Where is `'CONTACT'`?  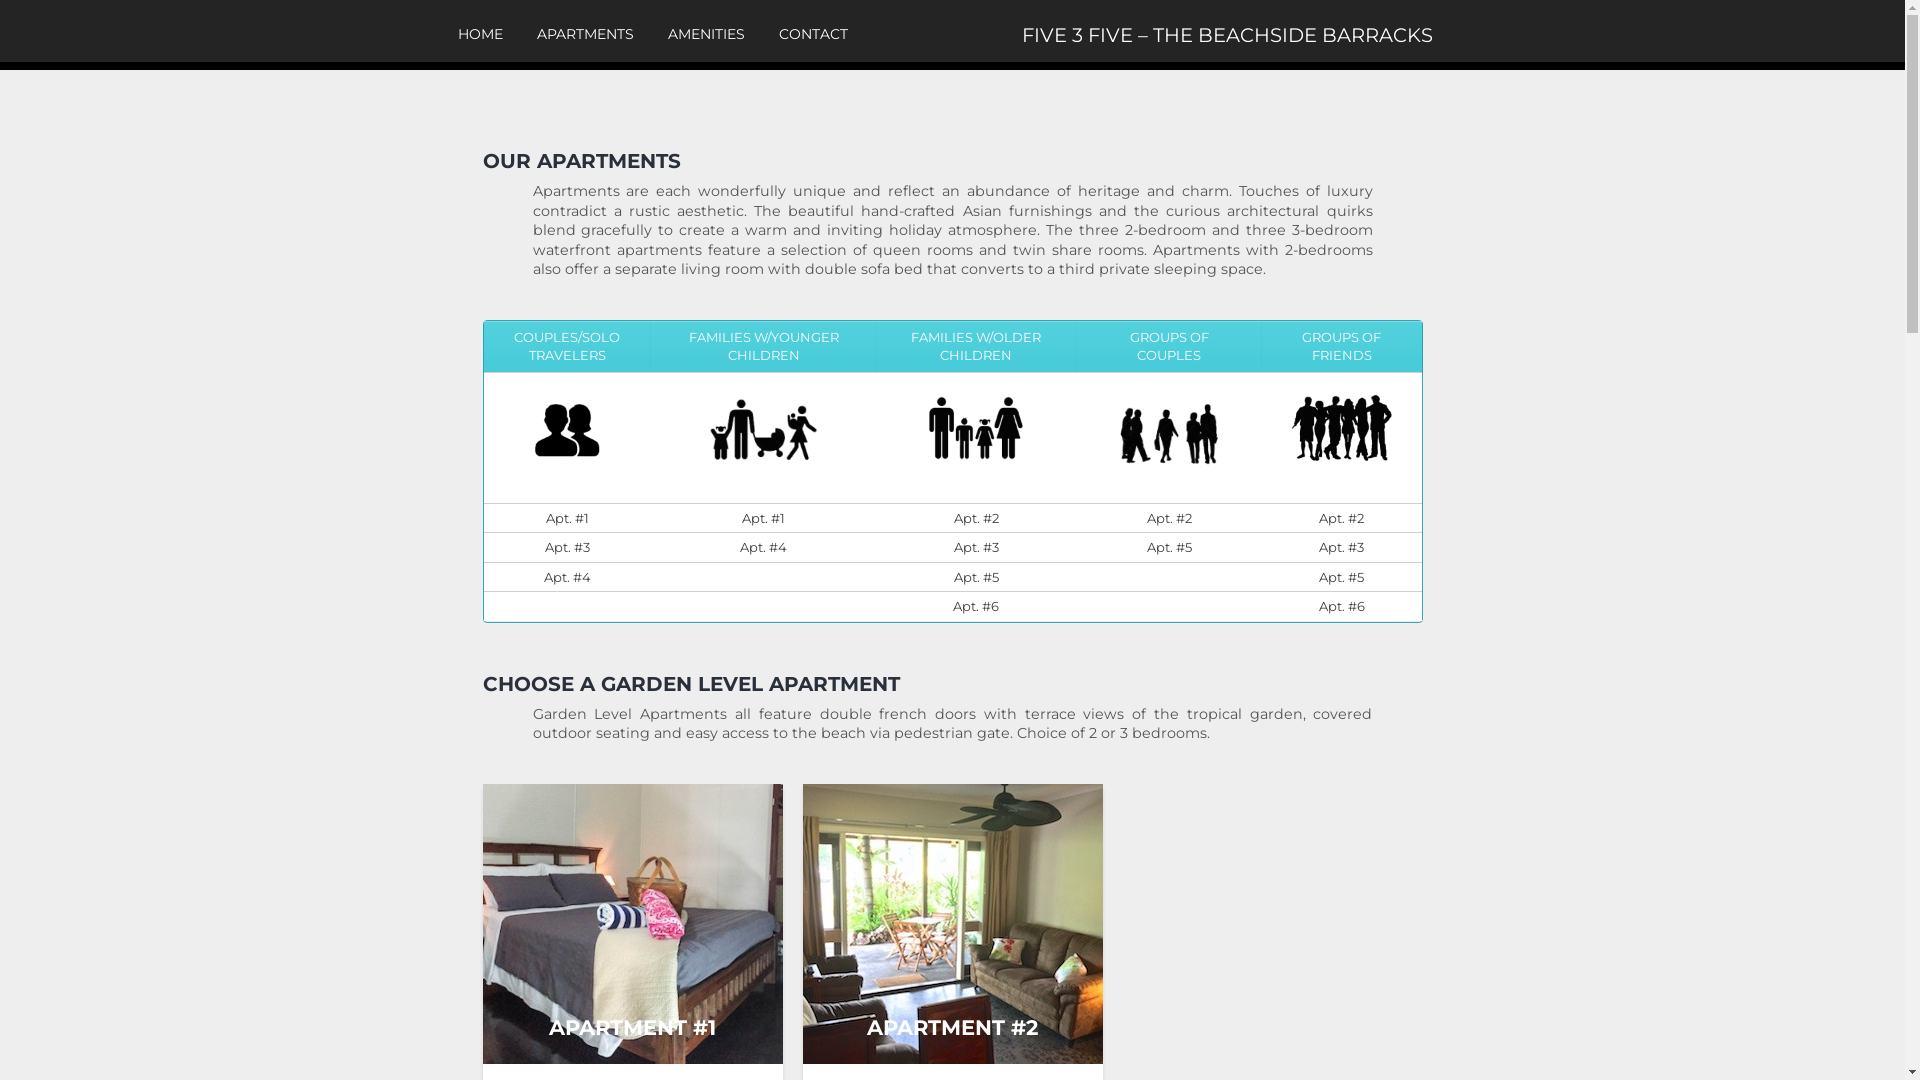 'CONTACT' is located at coordinates (812, 34).